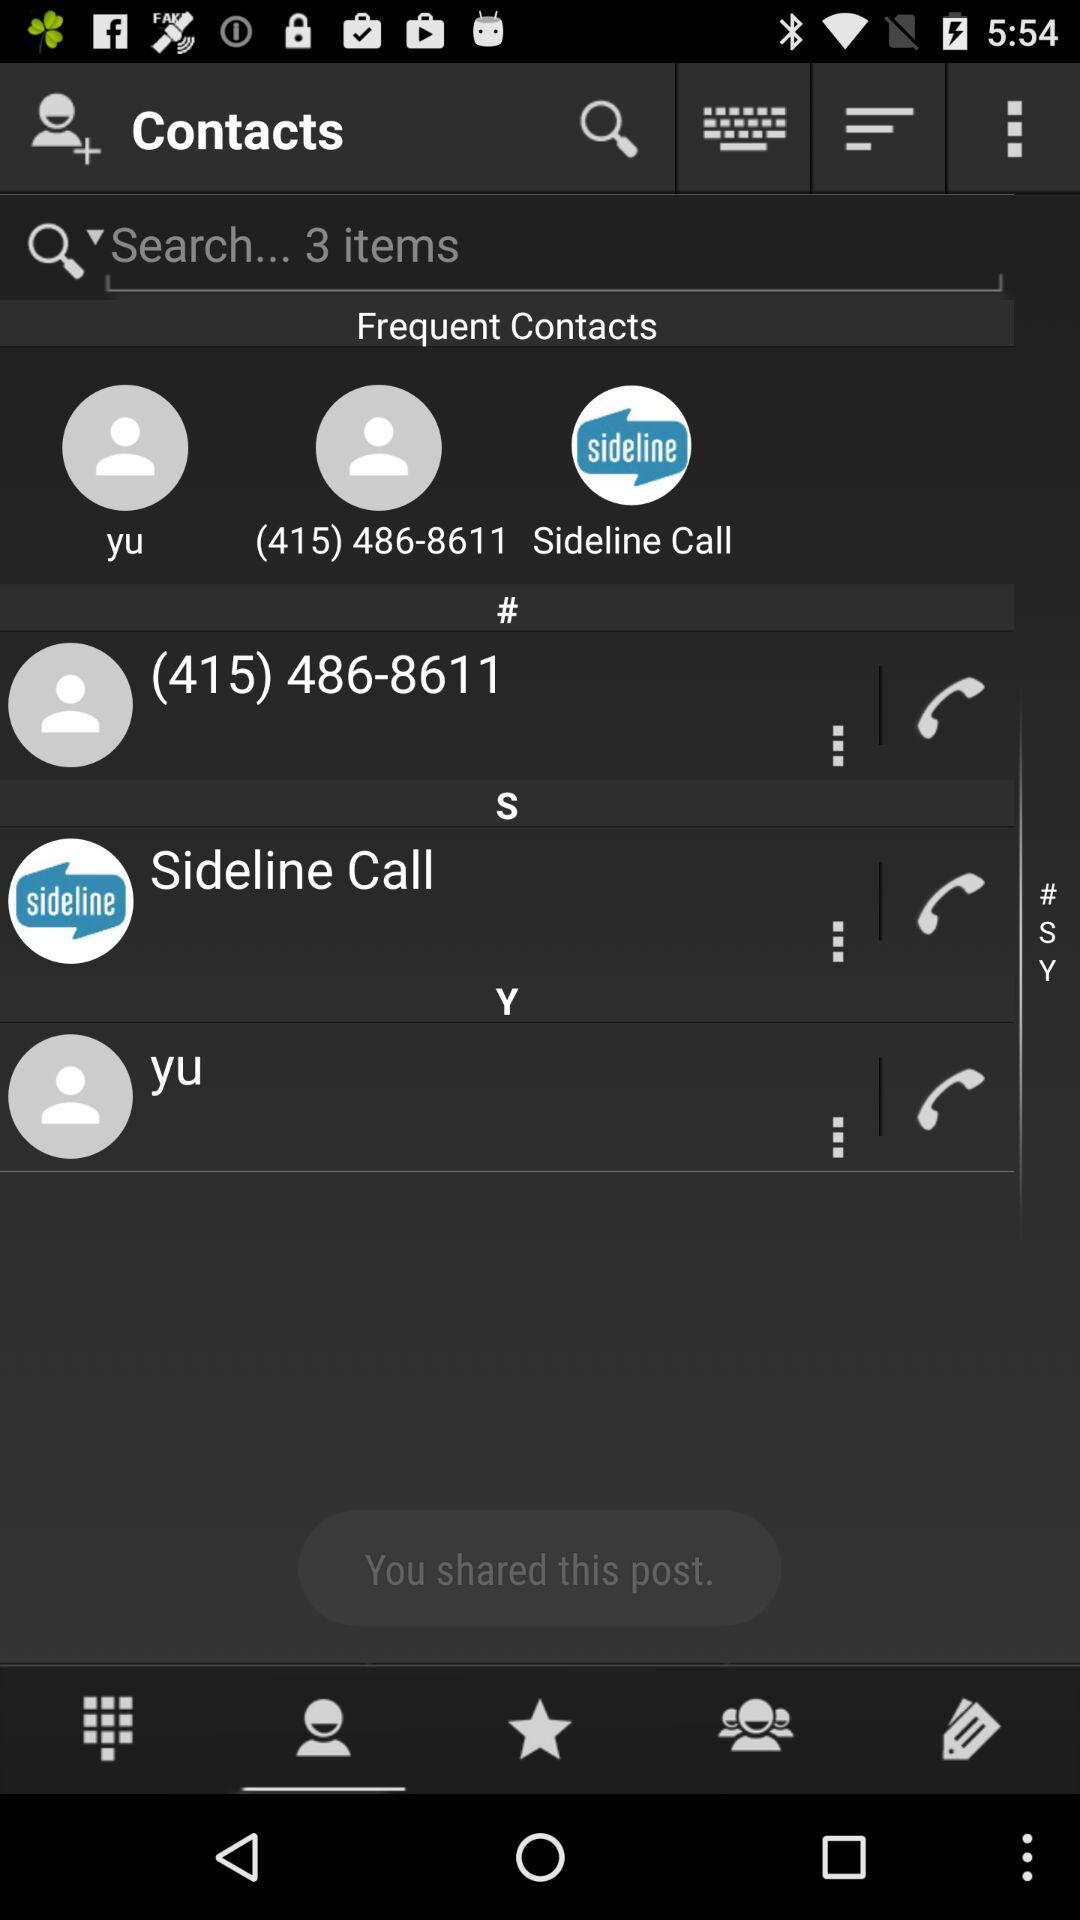 The width and height of the screenshot is (1080, 1920). Describe the element at coordinates (608, 127) in the screenshot. I see `search option` at that location.